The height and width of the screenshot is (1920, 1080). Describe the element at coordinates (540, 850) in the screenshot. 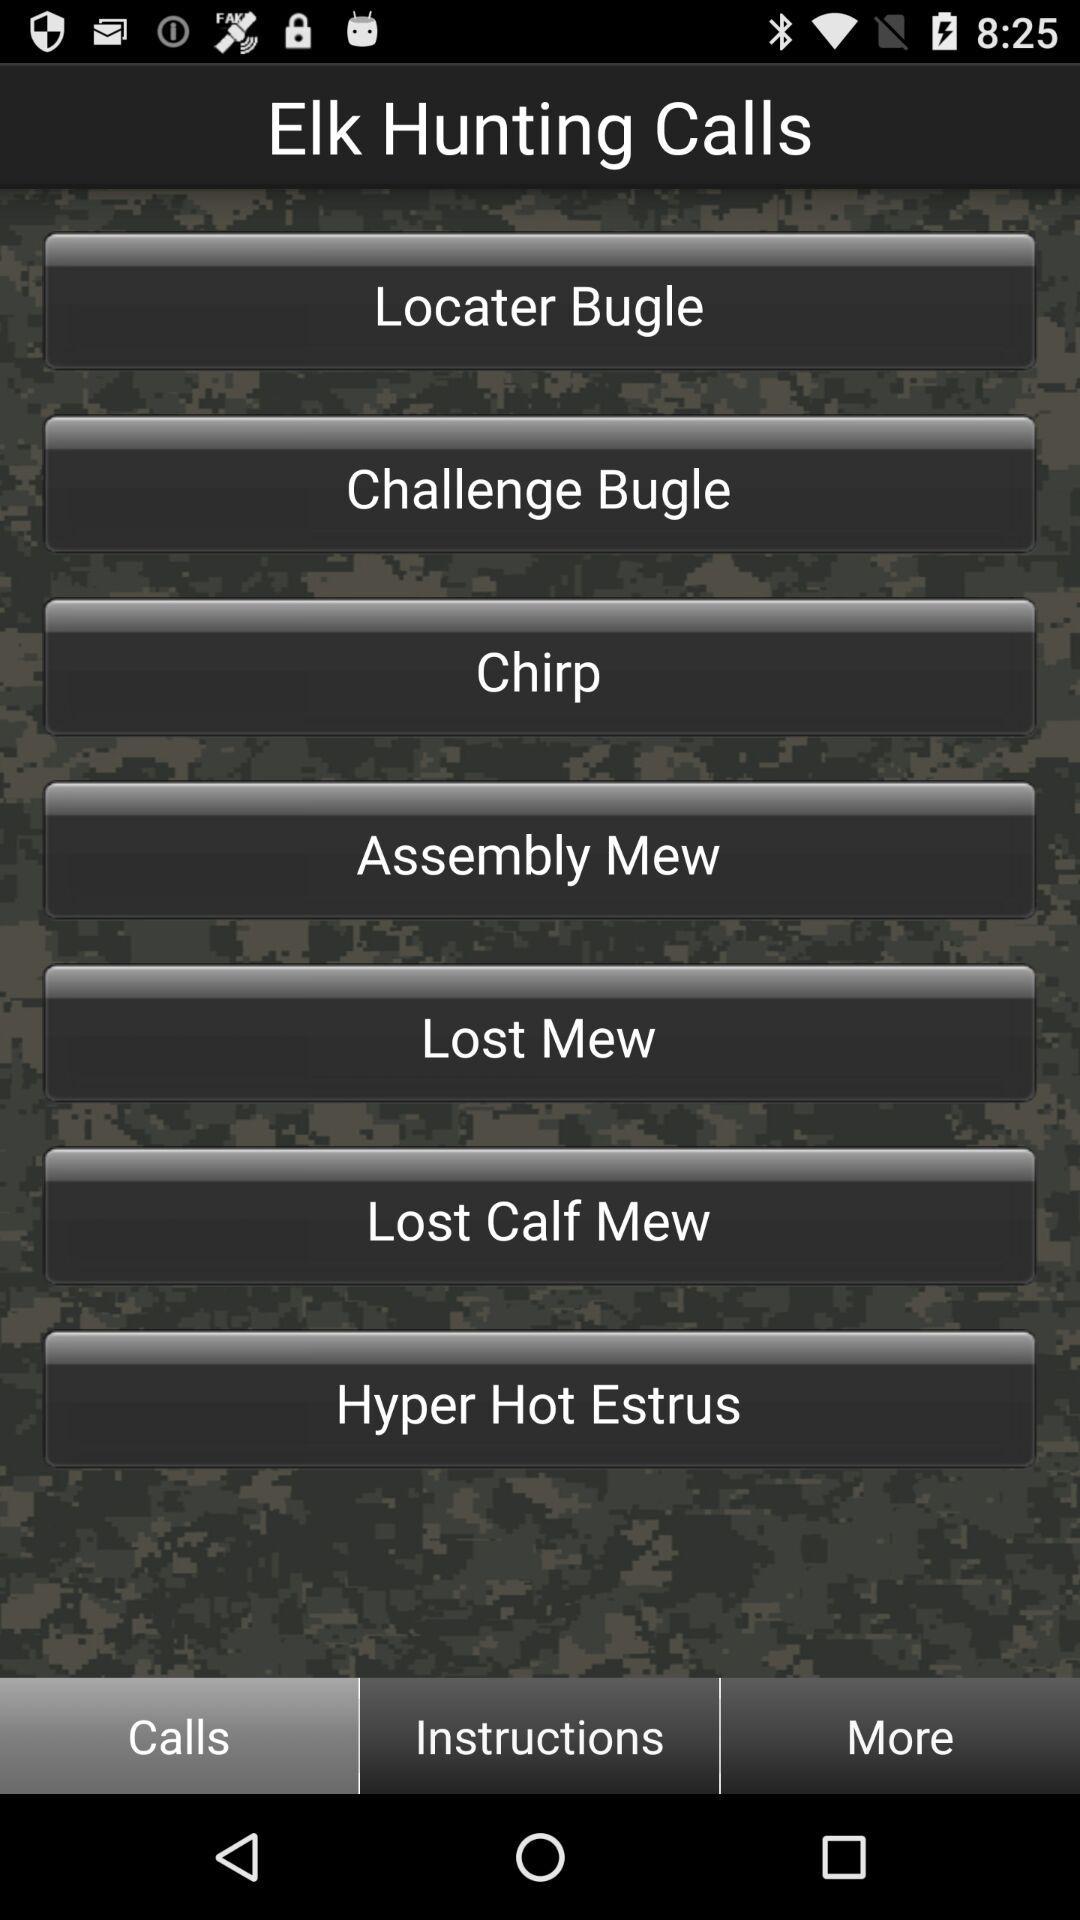

I see `the assembly mew` at that location.